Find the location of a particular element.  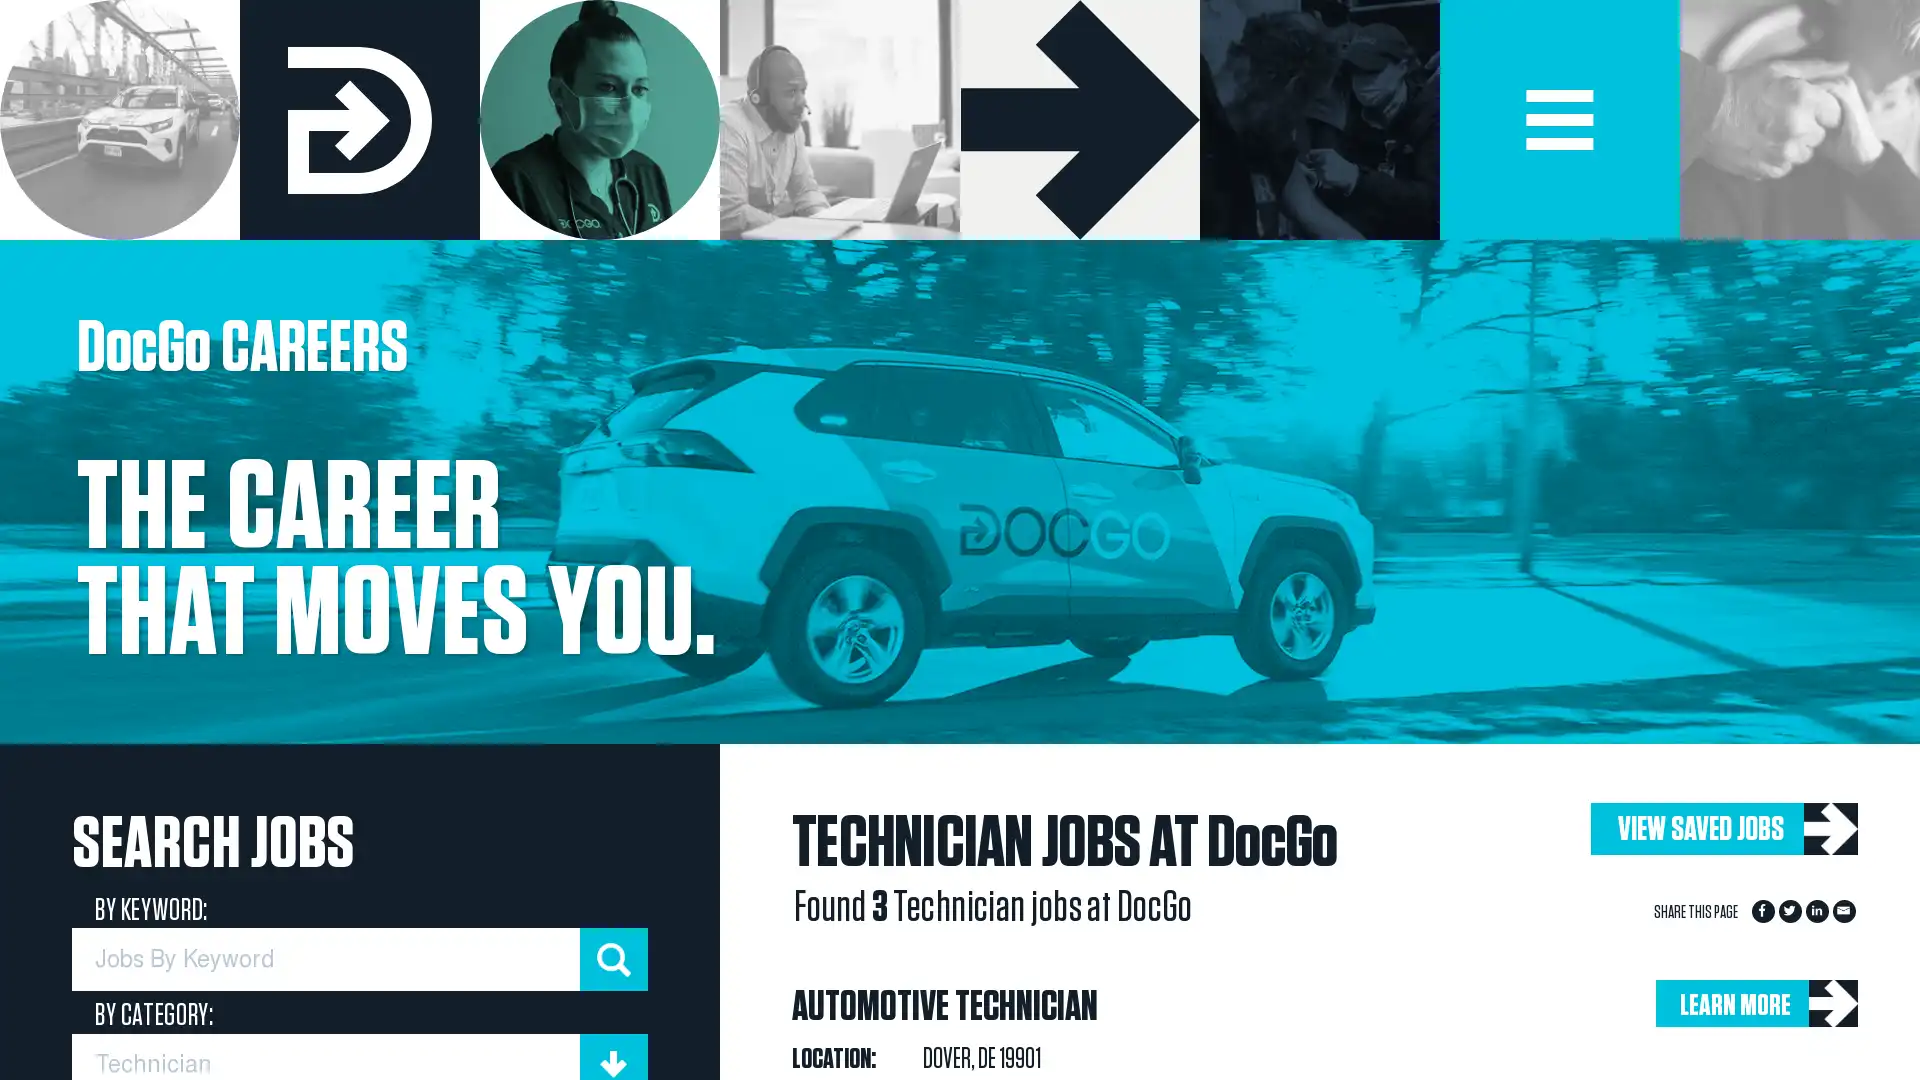

Share to Twitter is located at coordinates (1789, 910).